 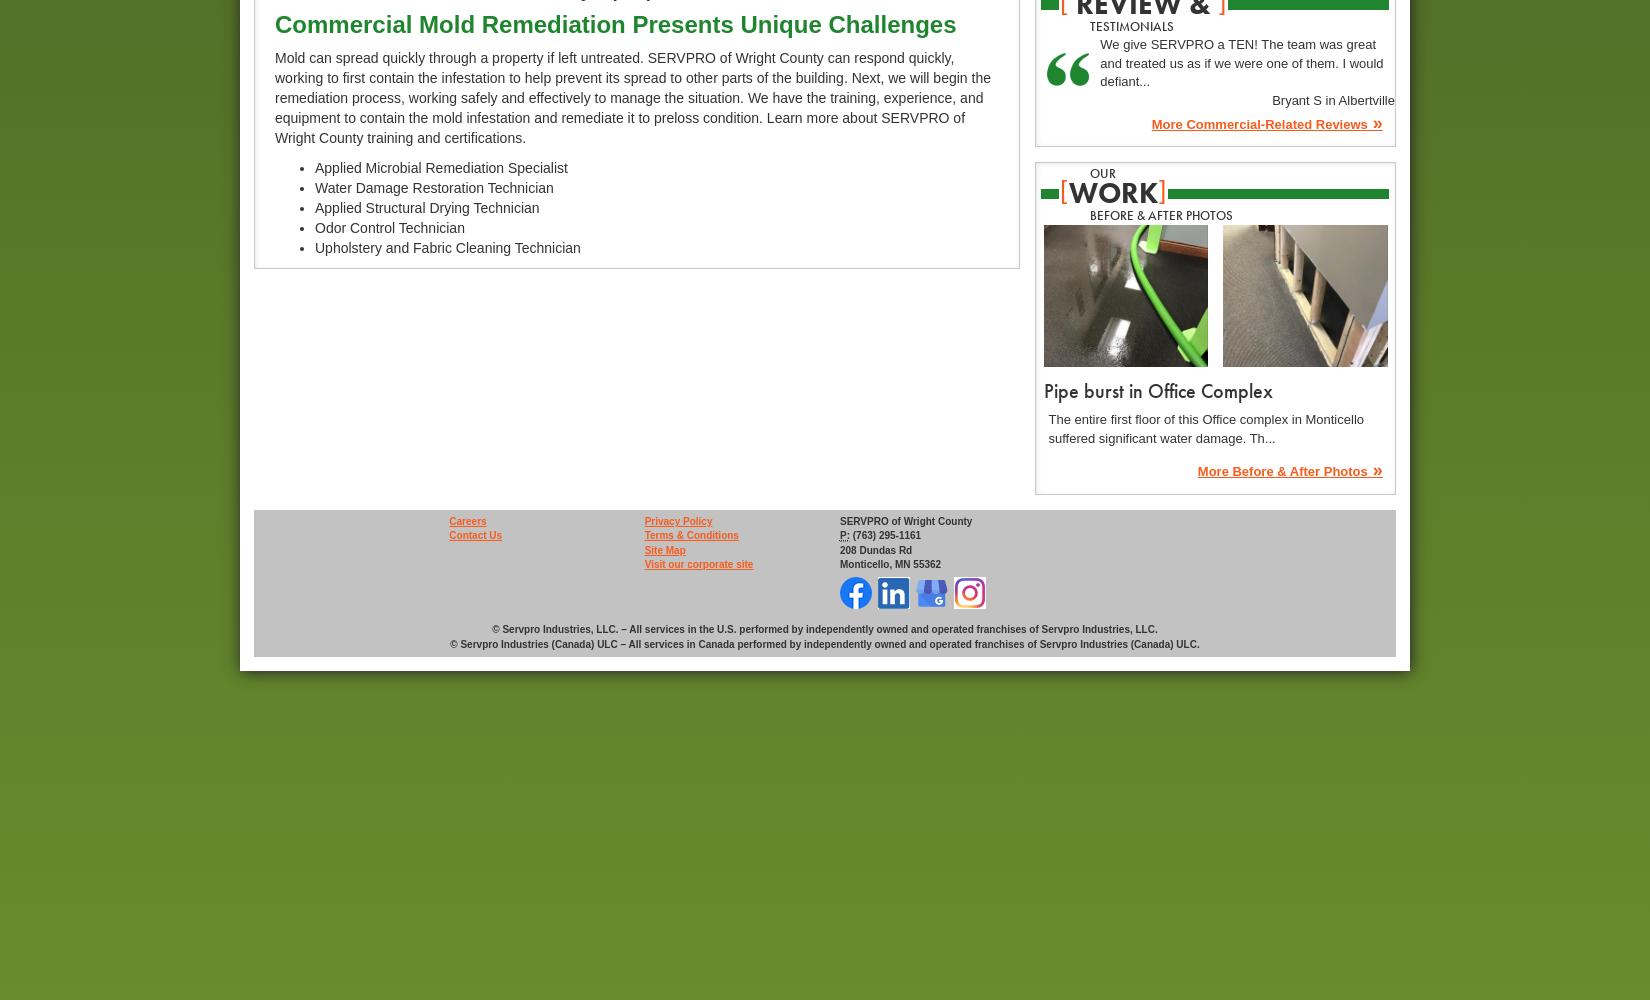 What do you see at coordinates (1161, 213) in the screenshot?
I see `'before & after photos'` at bounding box center [1161, 213].